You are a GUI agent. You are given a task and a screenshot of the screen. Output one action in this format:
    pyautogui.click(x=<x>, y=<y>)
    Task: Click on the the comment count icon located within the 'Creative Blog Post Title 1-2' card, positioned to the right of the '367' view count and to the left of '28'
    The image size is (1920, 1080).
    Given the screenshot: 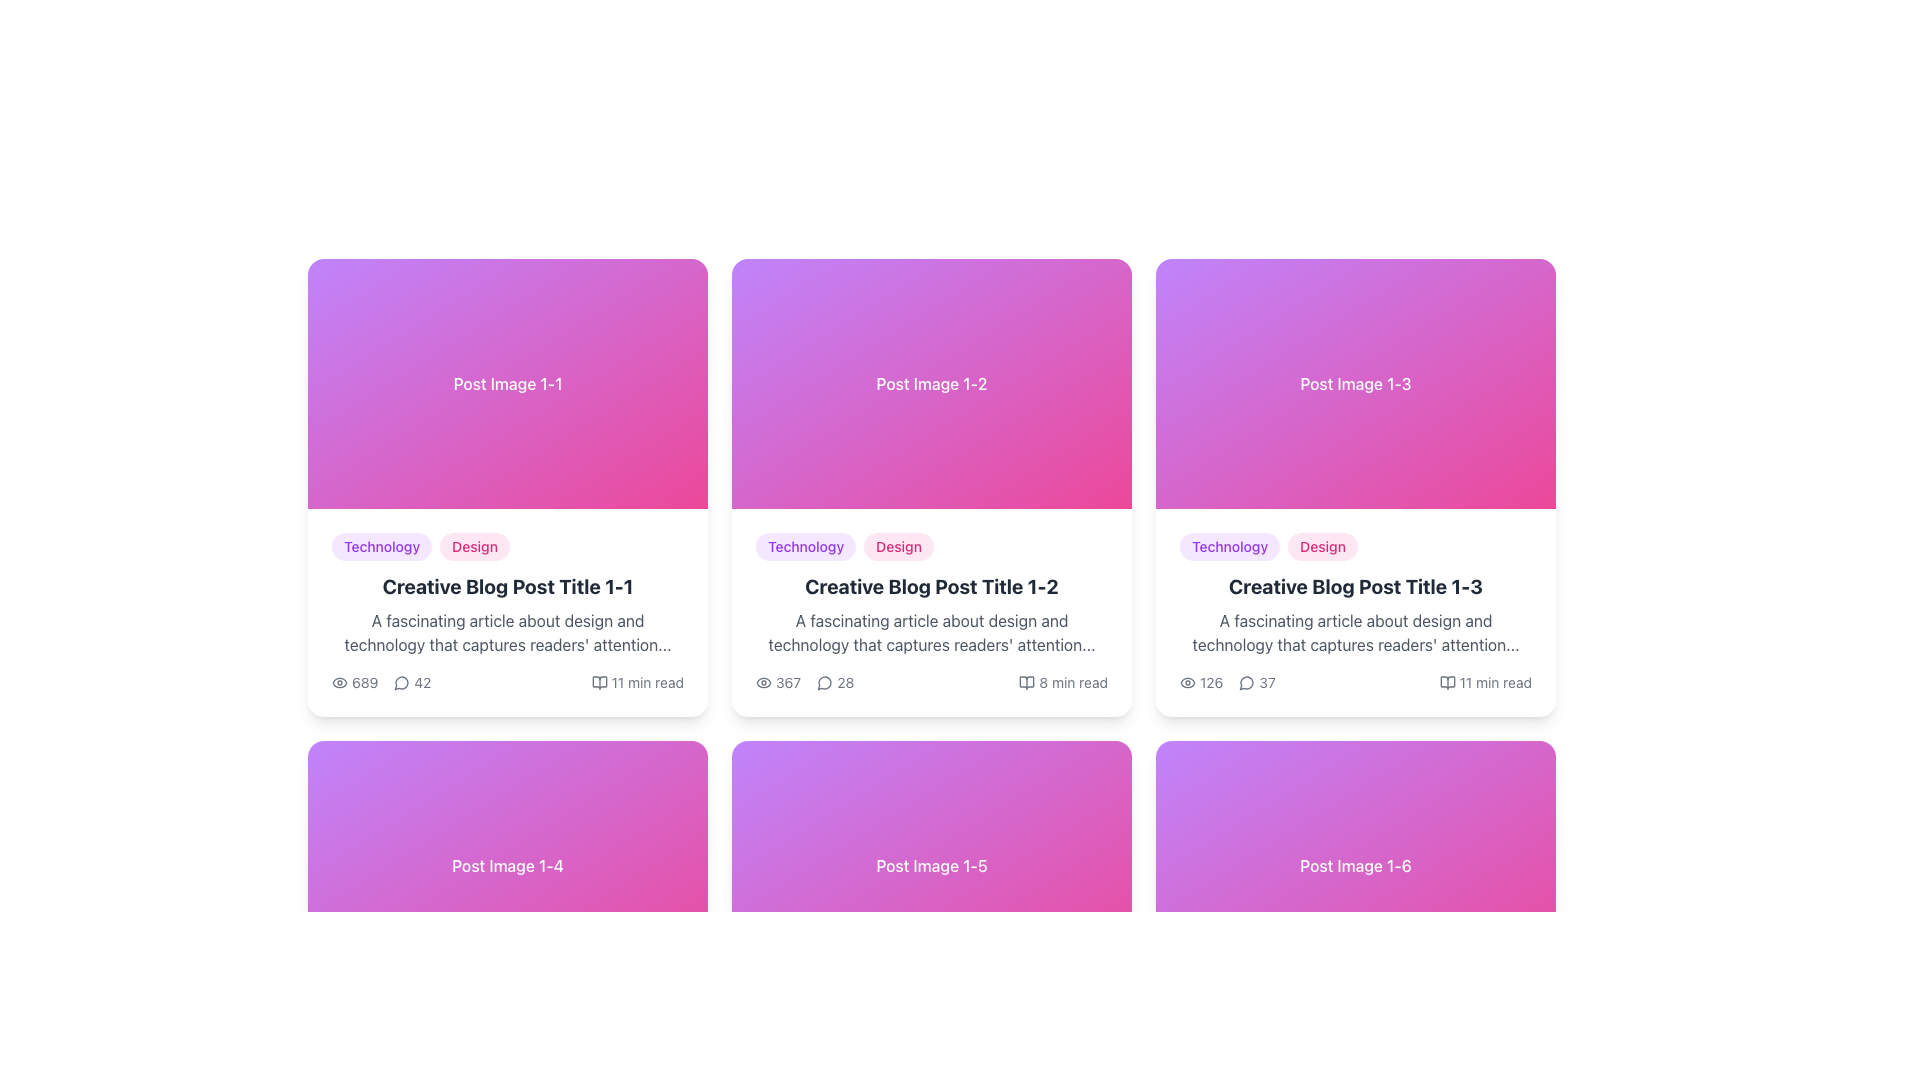 What is the action you would take?
    pyautogui.click(x=825, y=681)
    